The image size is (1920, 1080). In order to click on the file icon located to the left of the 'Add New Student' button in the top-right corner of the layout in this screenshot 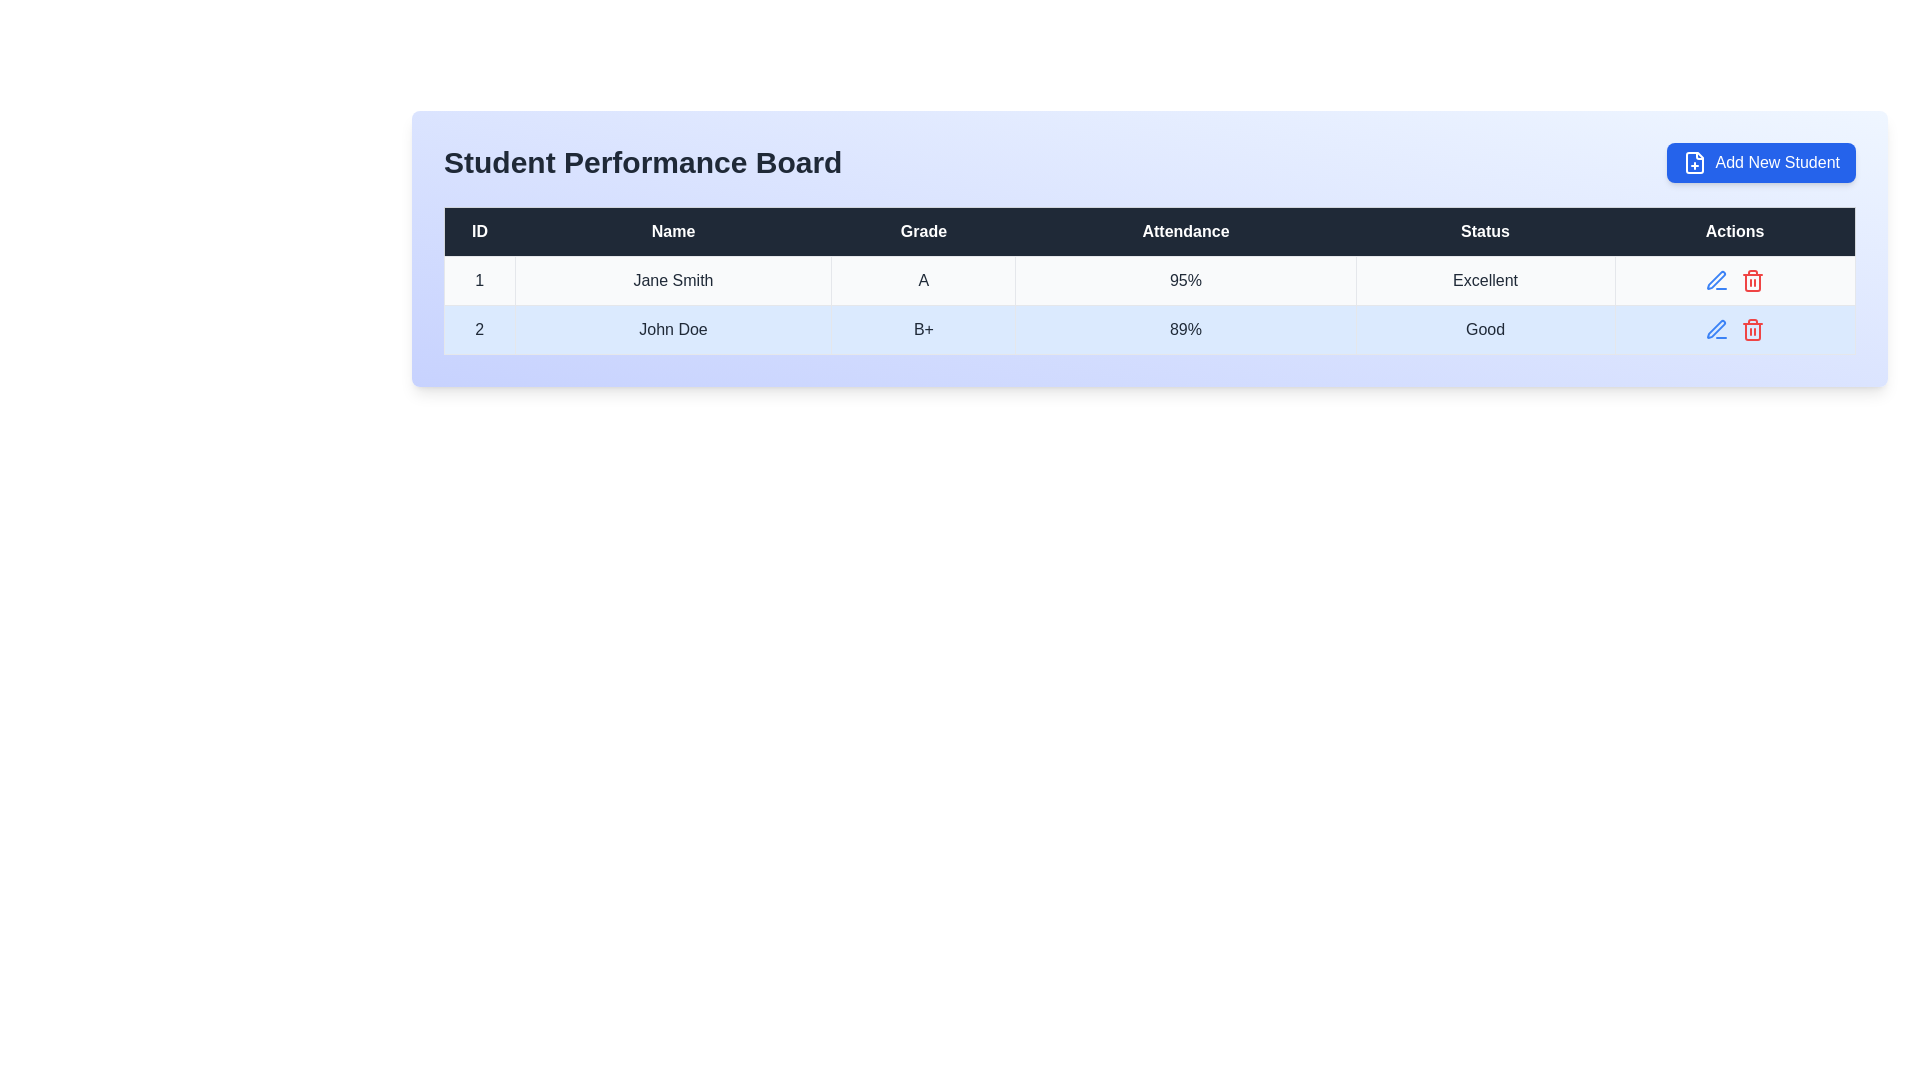, I will do `click(1694, 161)`.